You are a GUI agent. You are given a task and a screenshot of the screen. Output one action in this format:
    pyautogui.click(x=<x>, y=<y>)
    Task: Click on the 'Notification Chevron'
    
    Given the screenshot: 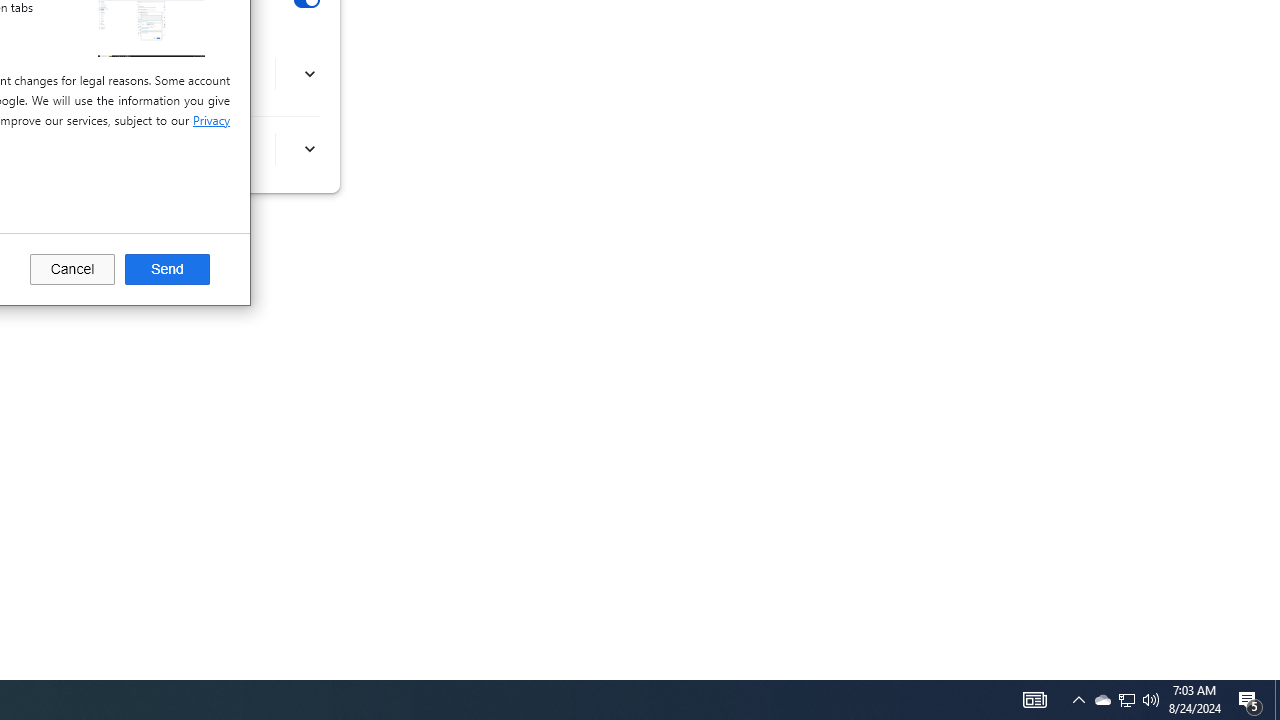 What is the action you would take?
    pyautogui.click(x=1078, y=698)
    